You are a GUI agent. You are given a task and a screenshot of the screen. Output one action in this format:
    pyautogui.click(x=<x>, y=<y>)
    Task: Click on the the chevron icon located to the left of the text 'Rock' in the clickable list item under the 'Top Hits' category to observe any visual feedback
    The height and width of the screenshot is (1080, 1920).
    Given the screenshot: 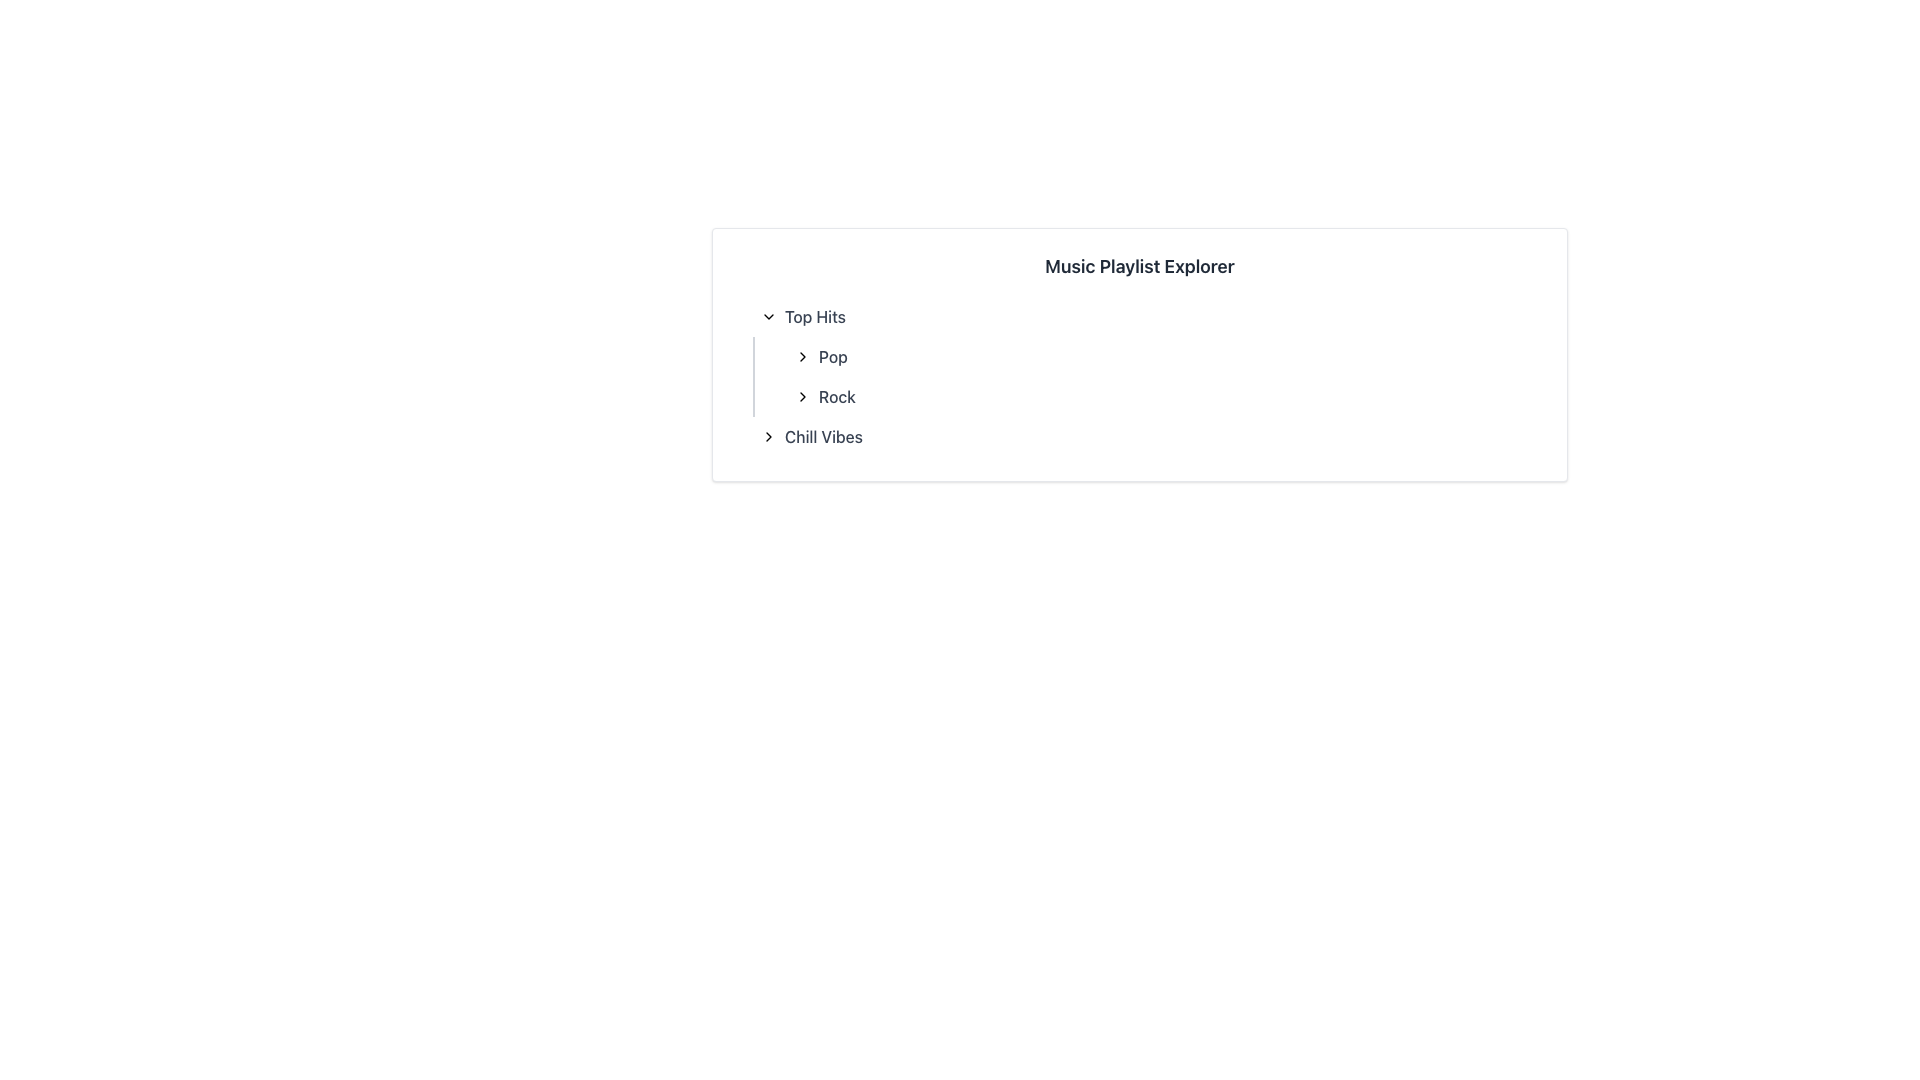 What is the action you would take?
    pyautogui.click(x=802, y=397)
    